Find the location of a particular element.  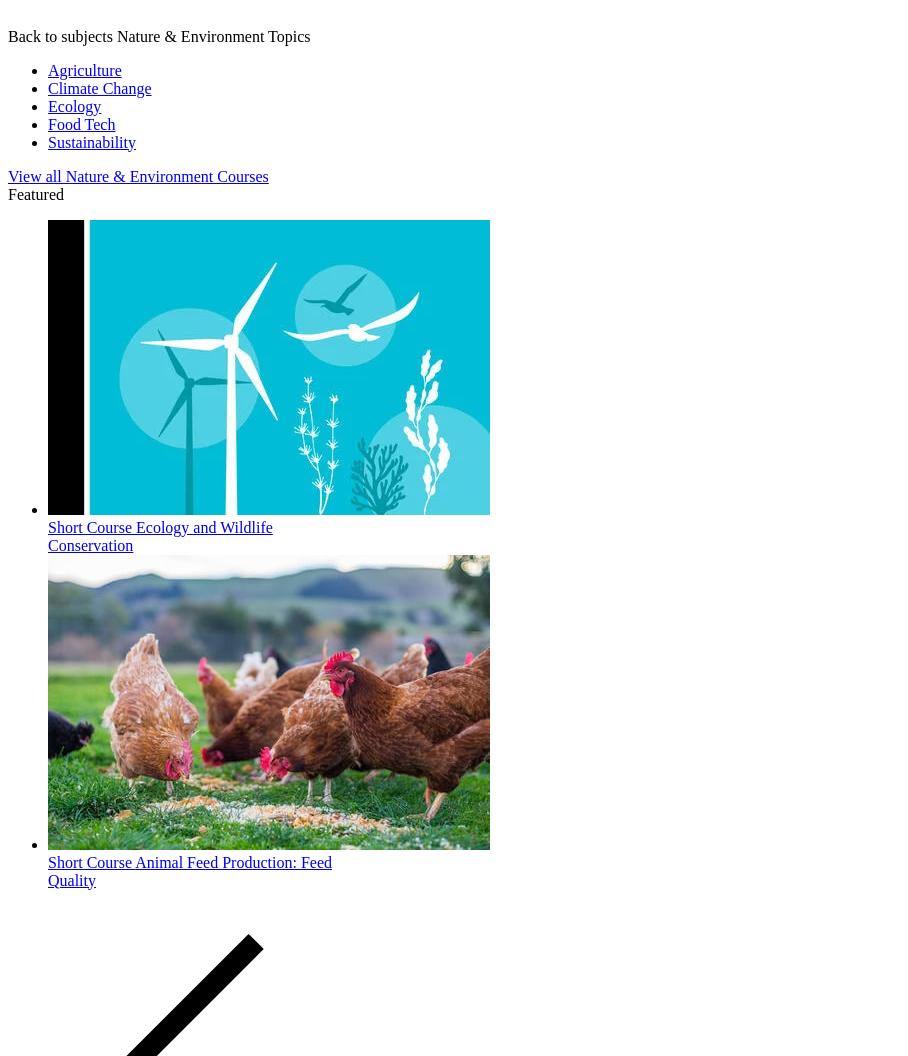

'Ecology and Wildlife Conservation' is located at coordinates (158, 535).